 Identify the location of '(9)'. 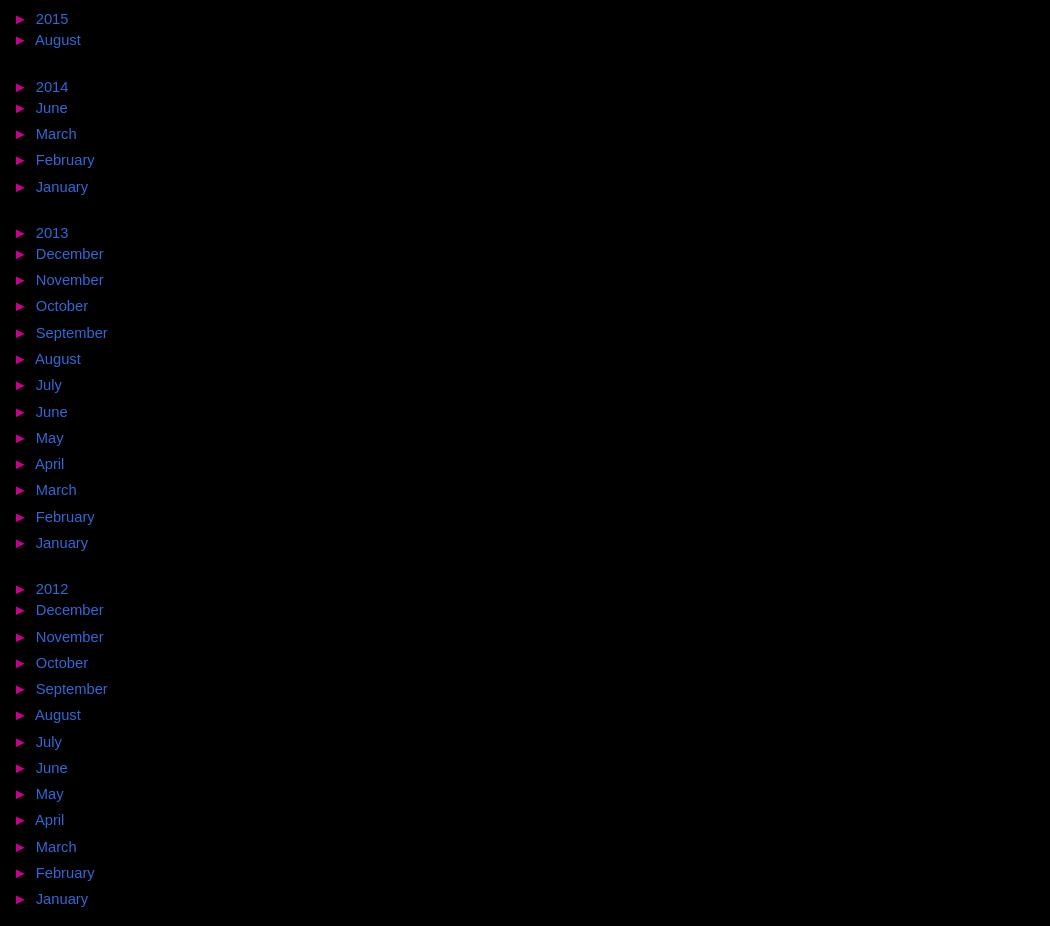
(115, 280).